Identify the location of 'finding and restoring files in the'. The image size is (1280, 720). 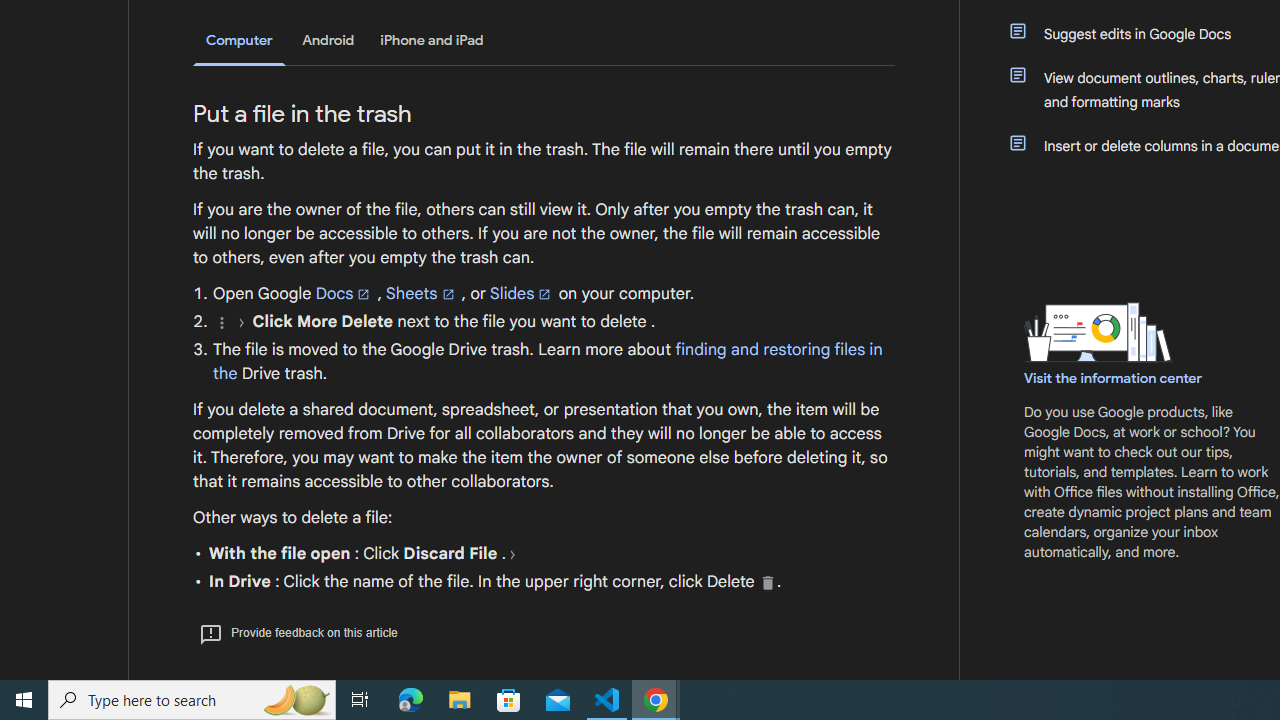
(547, 361).